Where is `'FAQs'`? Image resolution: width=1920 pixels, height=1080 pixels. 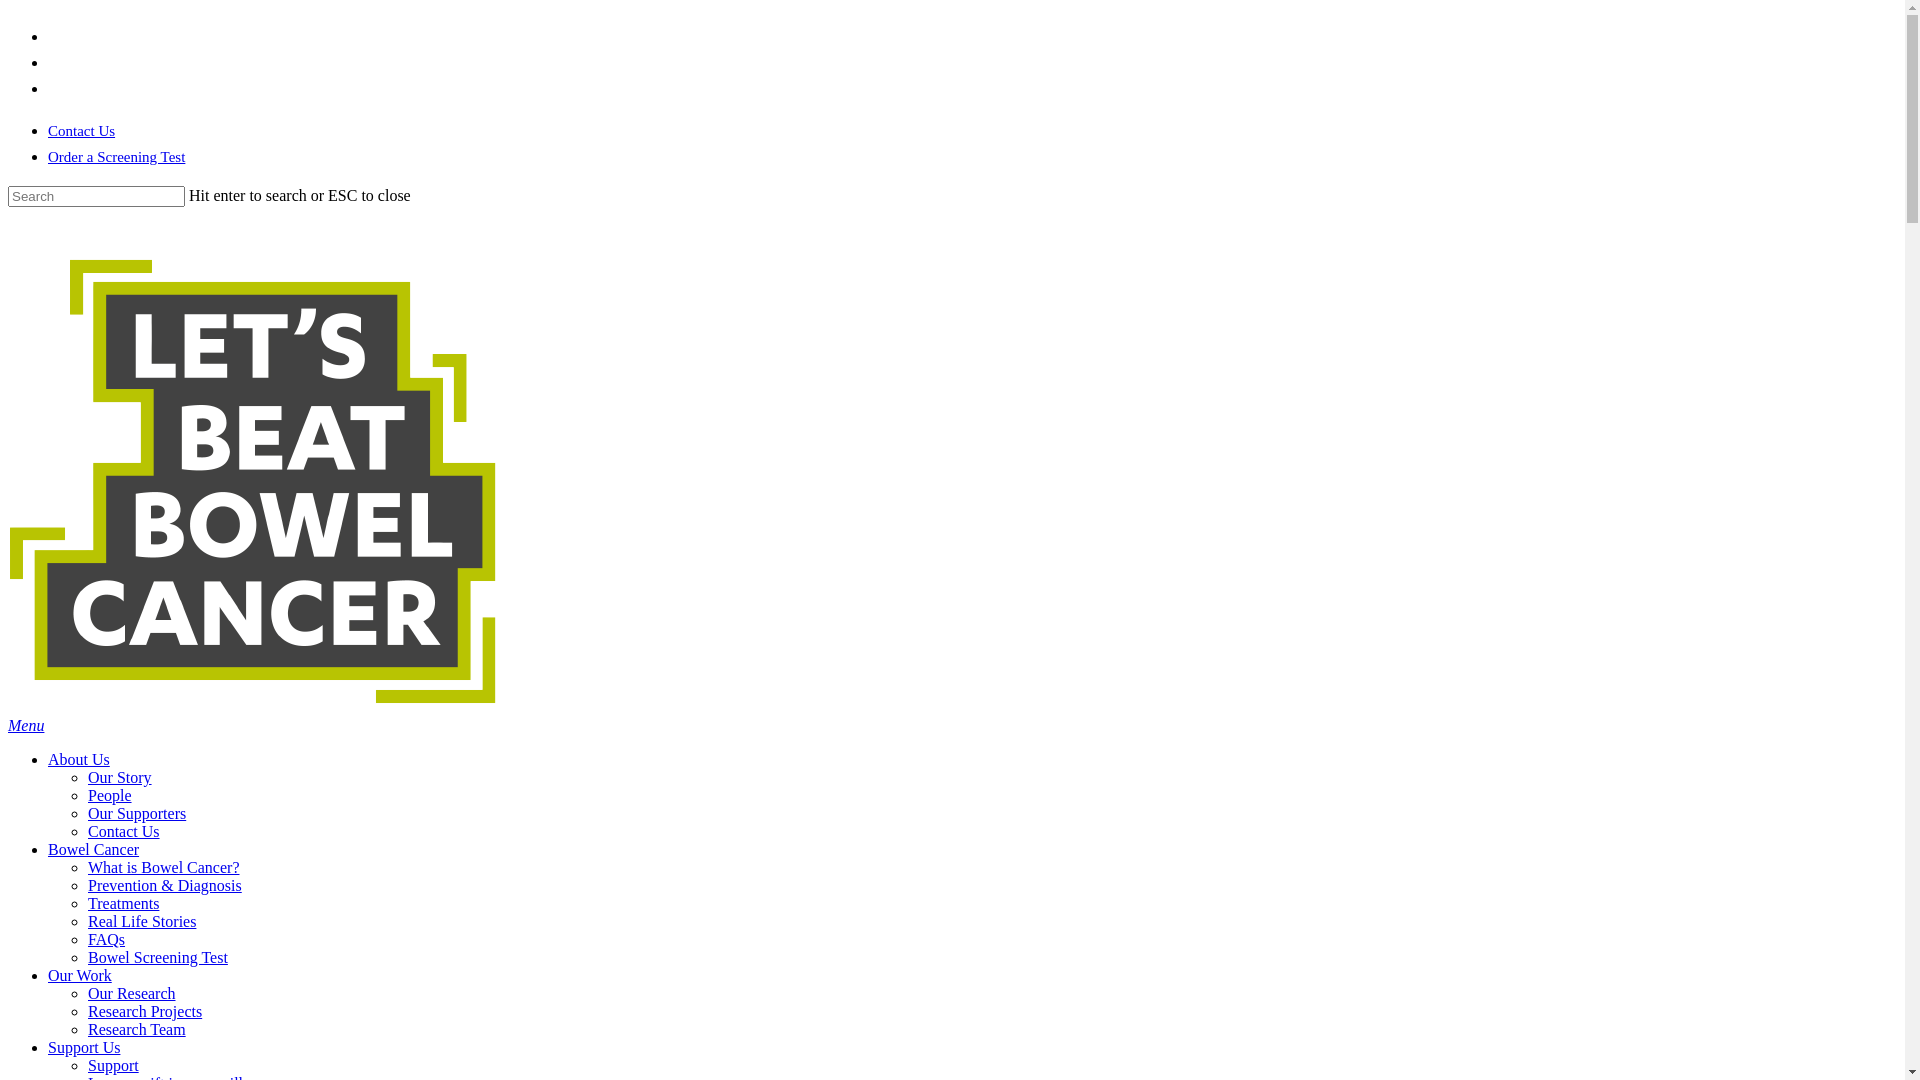
'FAQs' is located at coordinates (105, 939).